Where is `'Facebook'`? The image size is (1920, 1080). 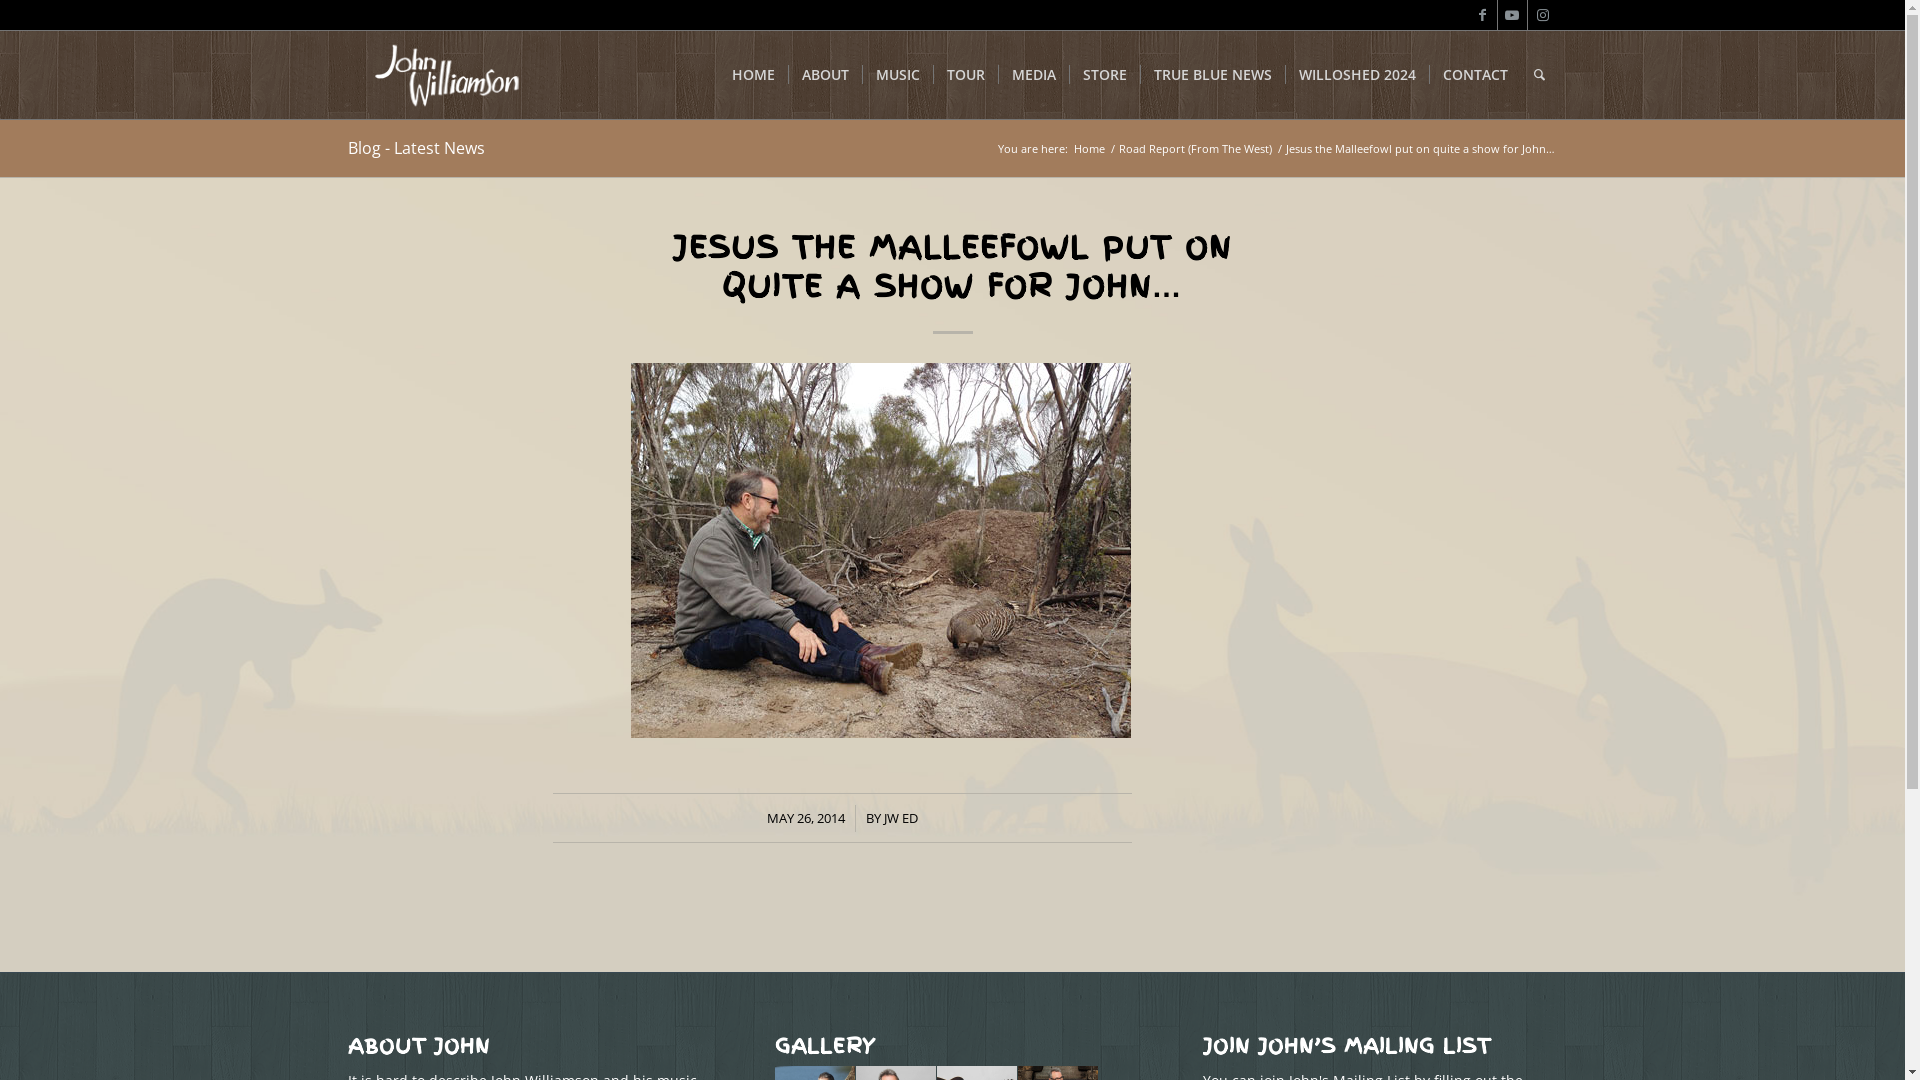
'Facebook' is located at coordinates (1468, 15).